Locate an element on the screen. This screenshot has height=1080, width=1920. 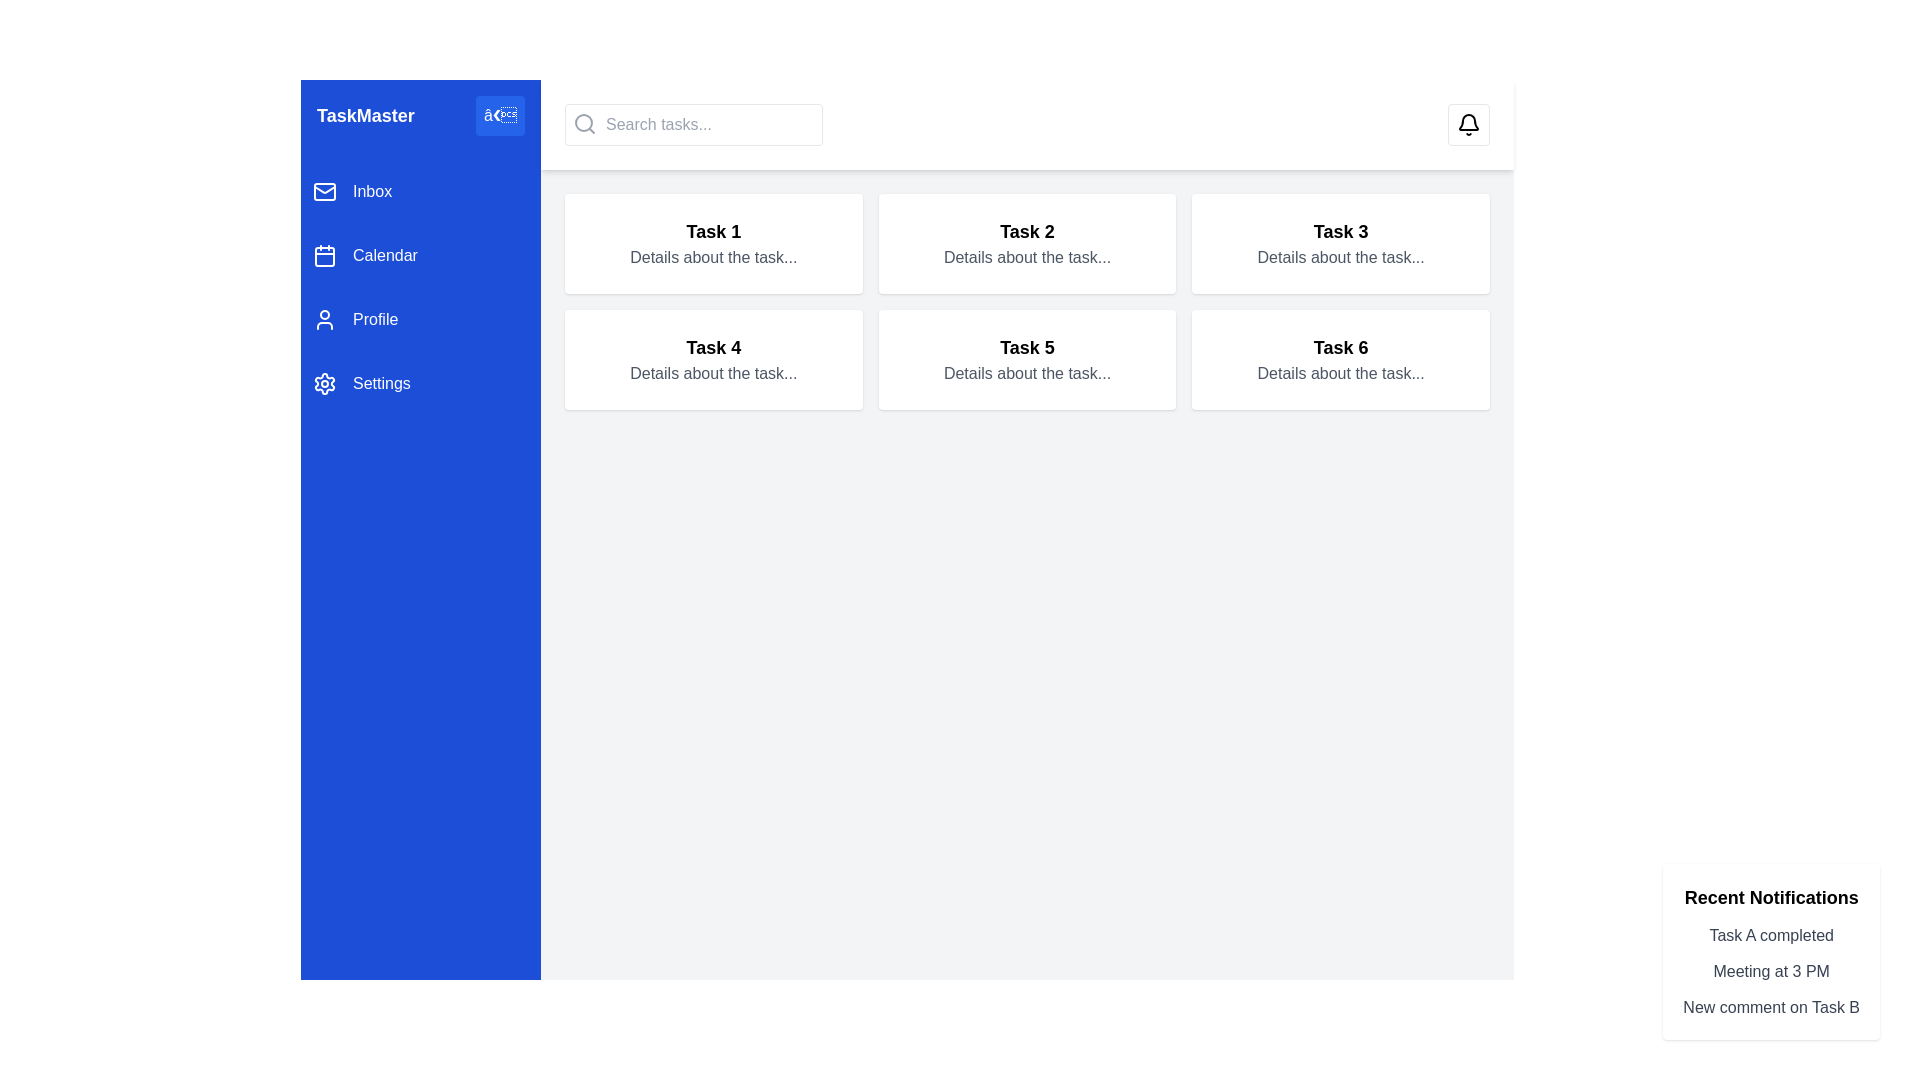
the mail icon, which is an envelope outline located in the left-hand vertical menu of the application interface is located at coordinates (325, 192).